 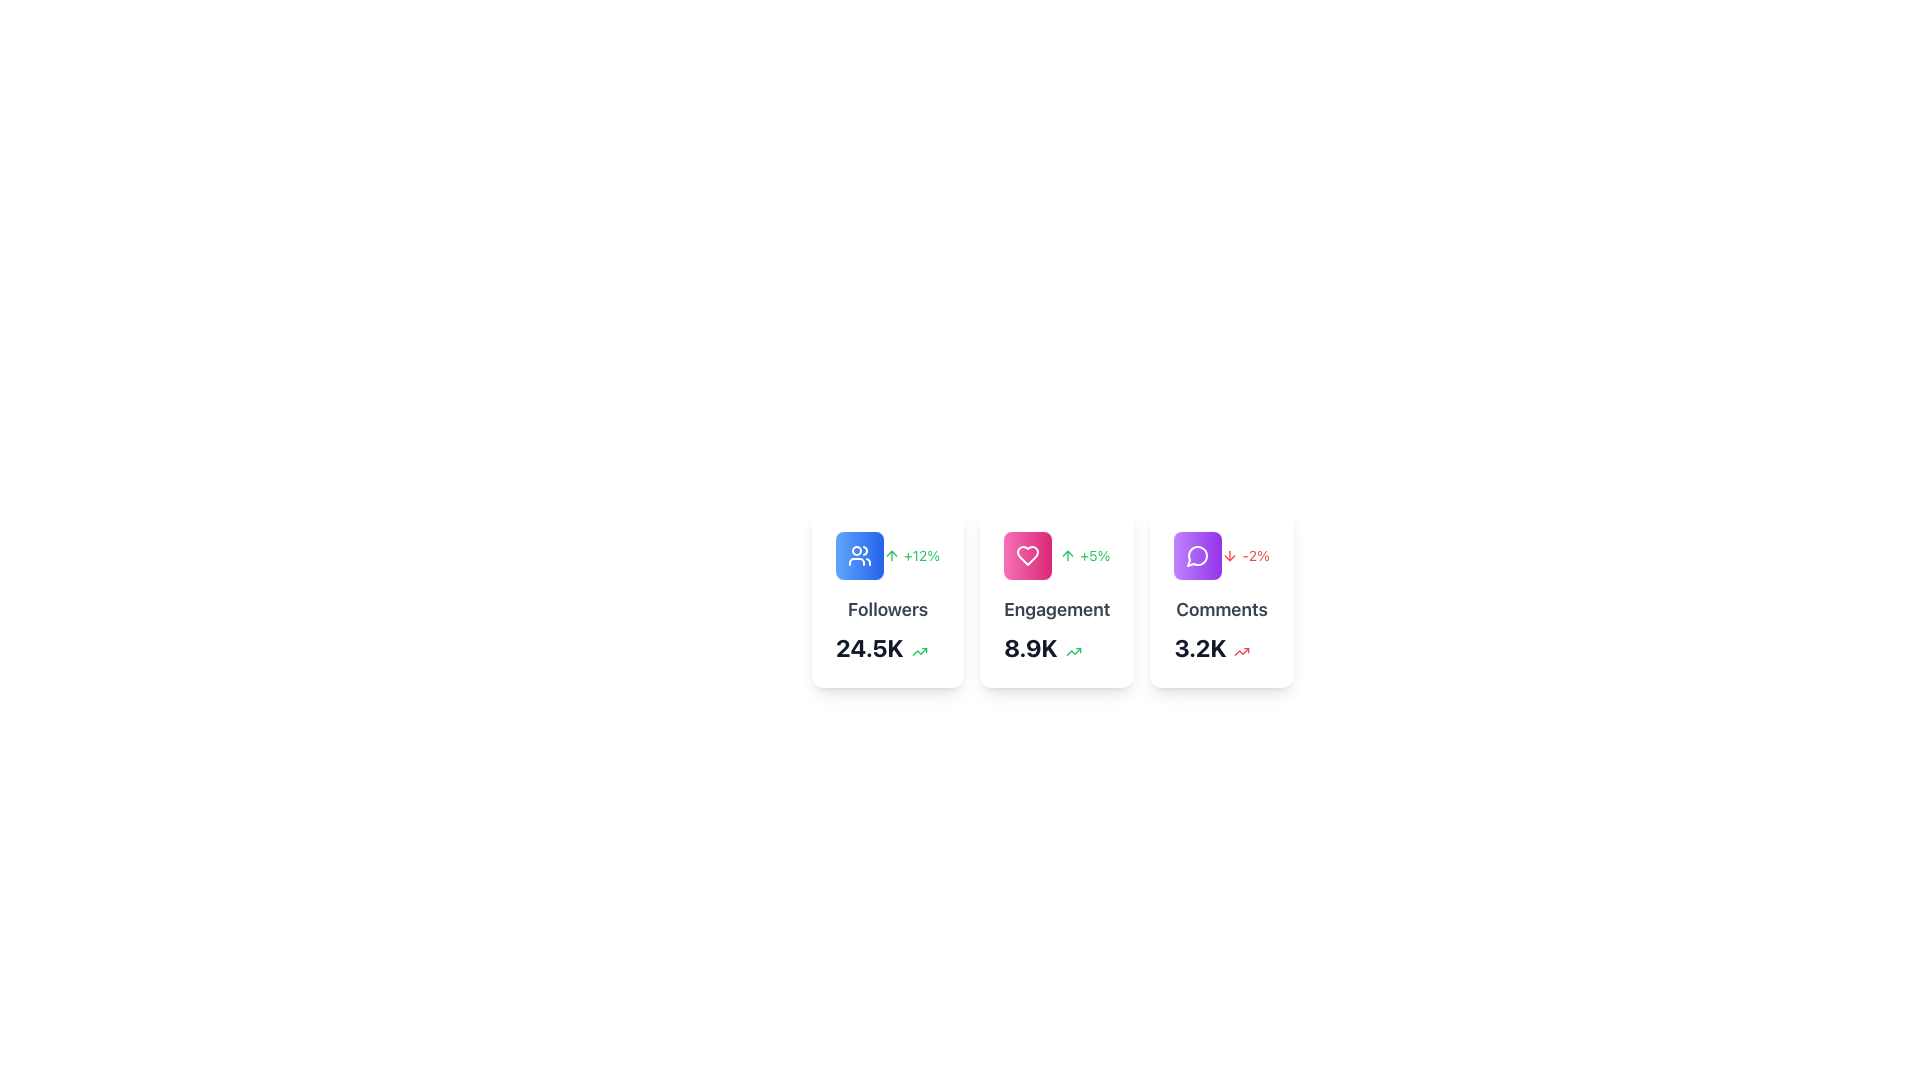 What do you see at coordinates (1028, 555) in the screenshot?
I see `the heart icon located at the center of the 'Engagement' card, which features a white heart on a pink gradient background, as part of the card details` at bounding box center [1028, 555].